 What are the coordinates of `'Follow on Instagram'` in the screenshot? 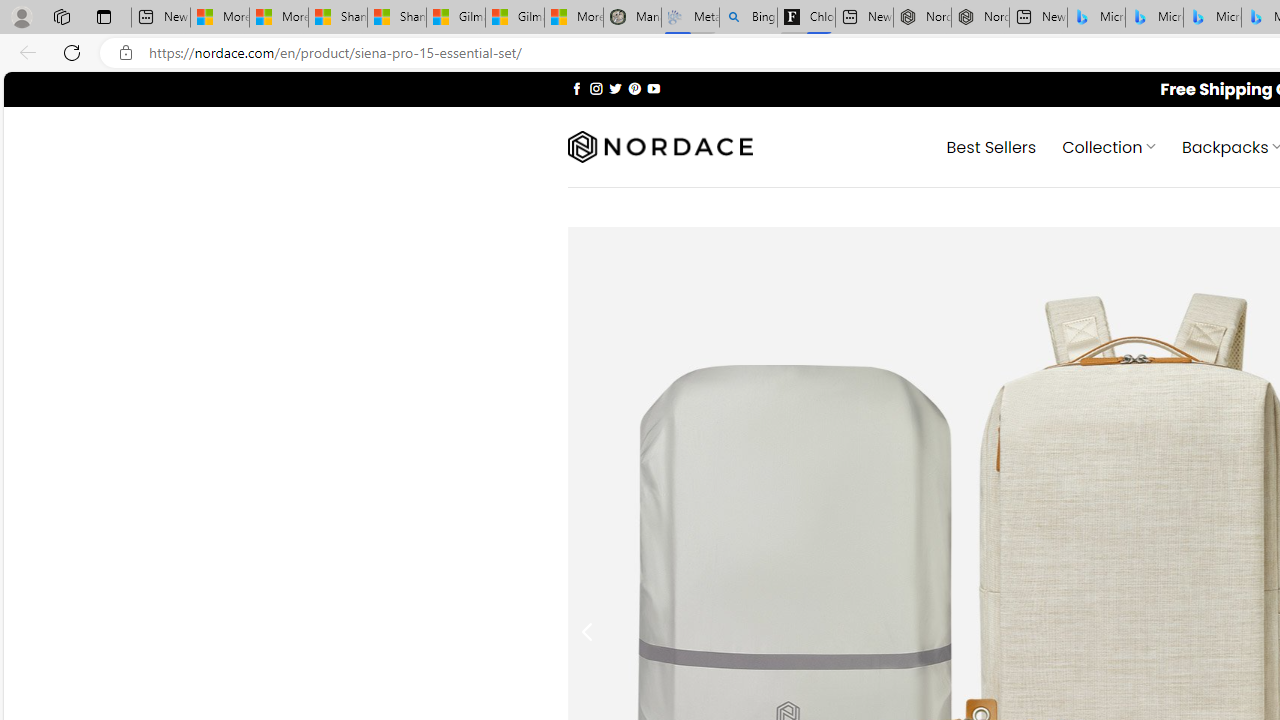 It's located at (595, 87).